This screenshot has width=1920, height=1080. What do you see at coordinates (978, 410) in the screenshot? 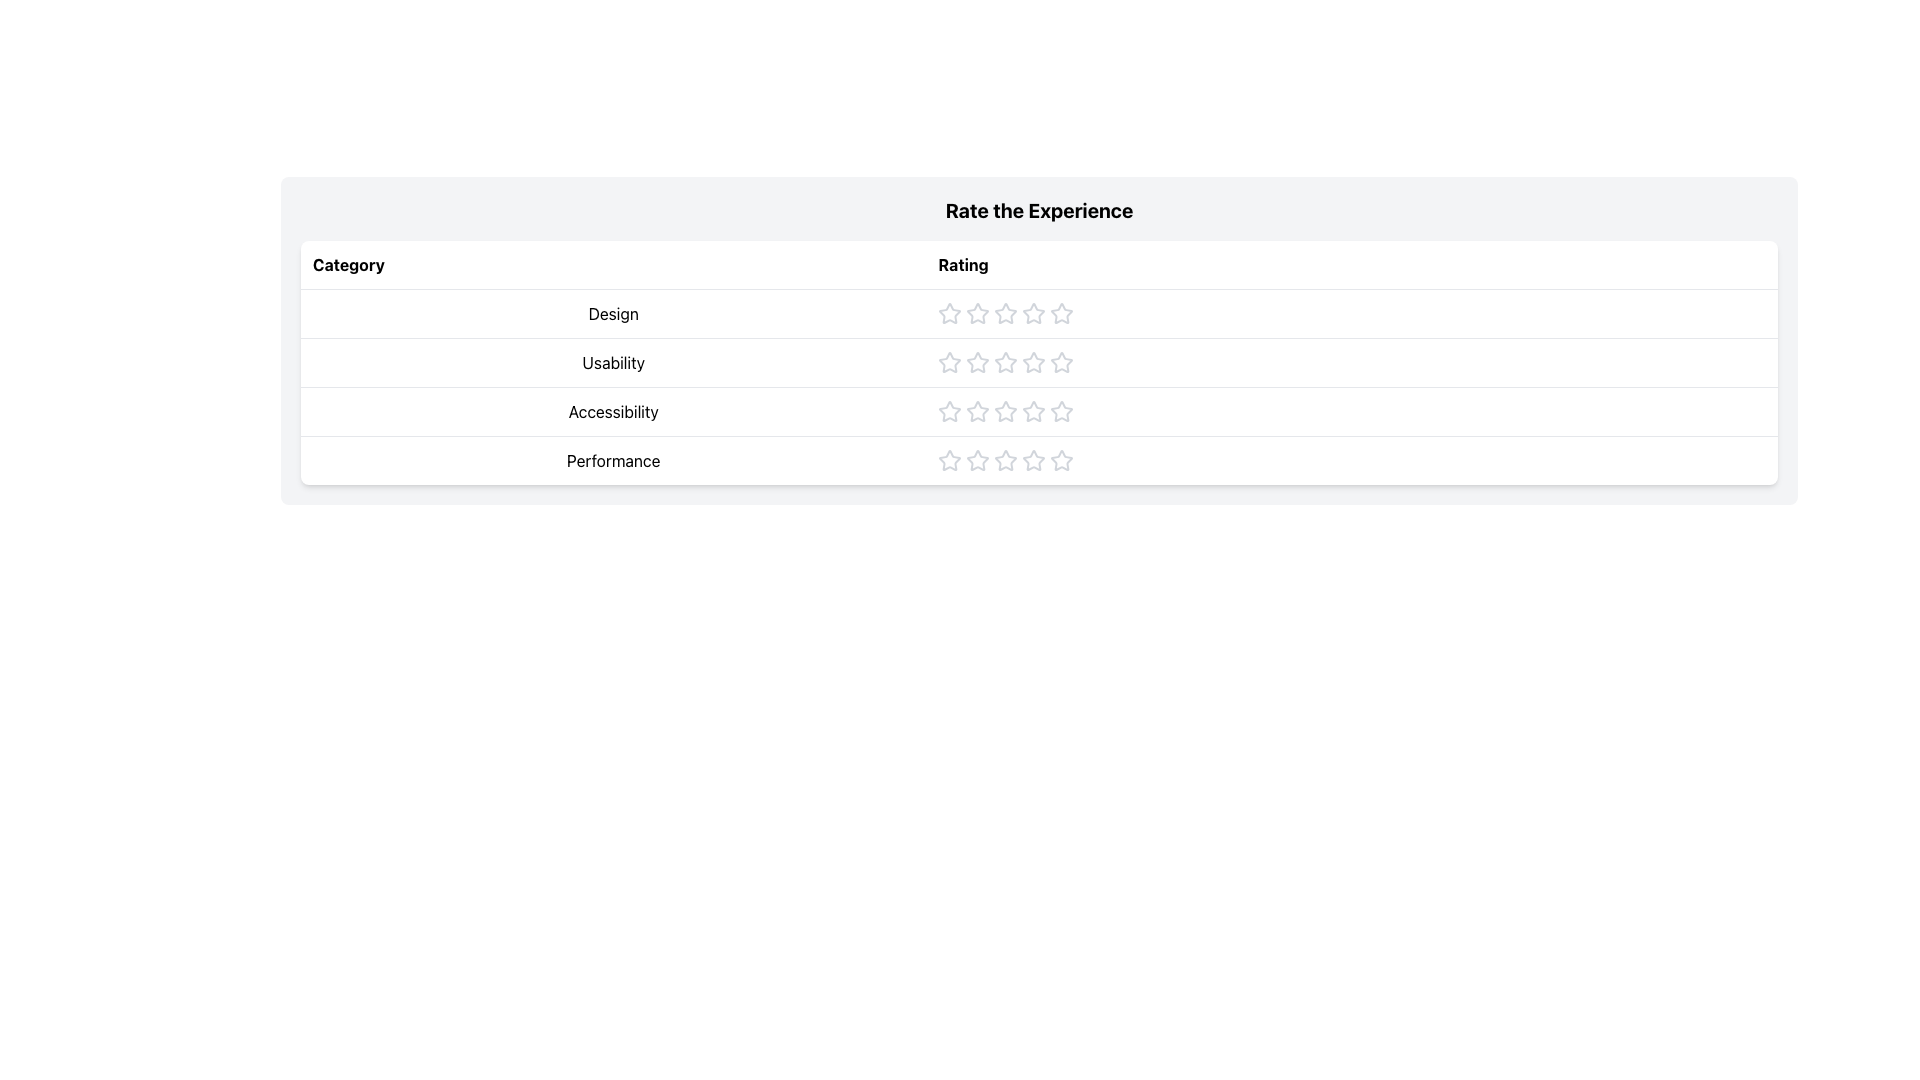
I see `the third star in the Accessibility rating component` at bounding box center [978, 410].